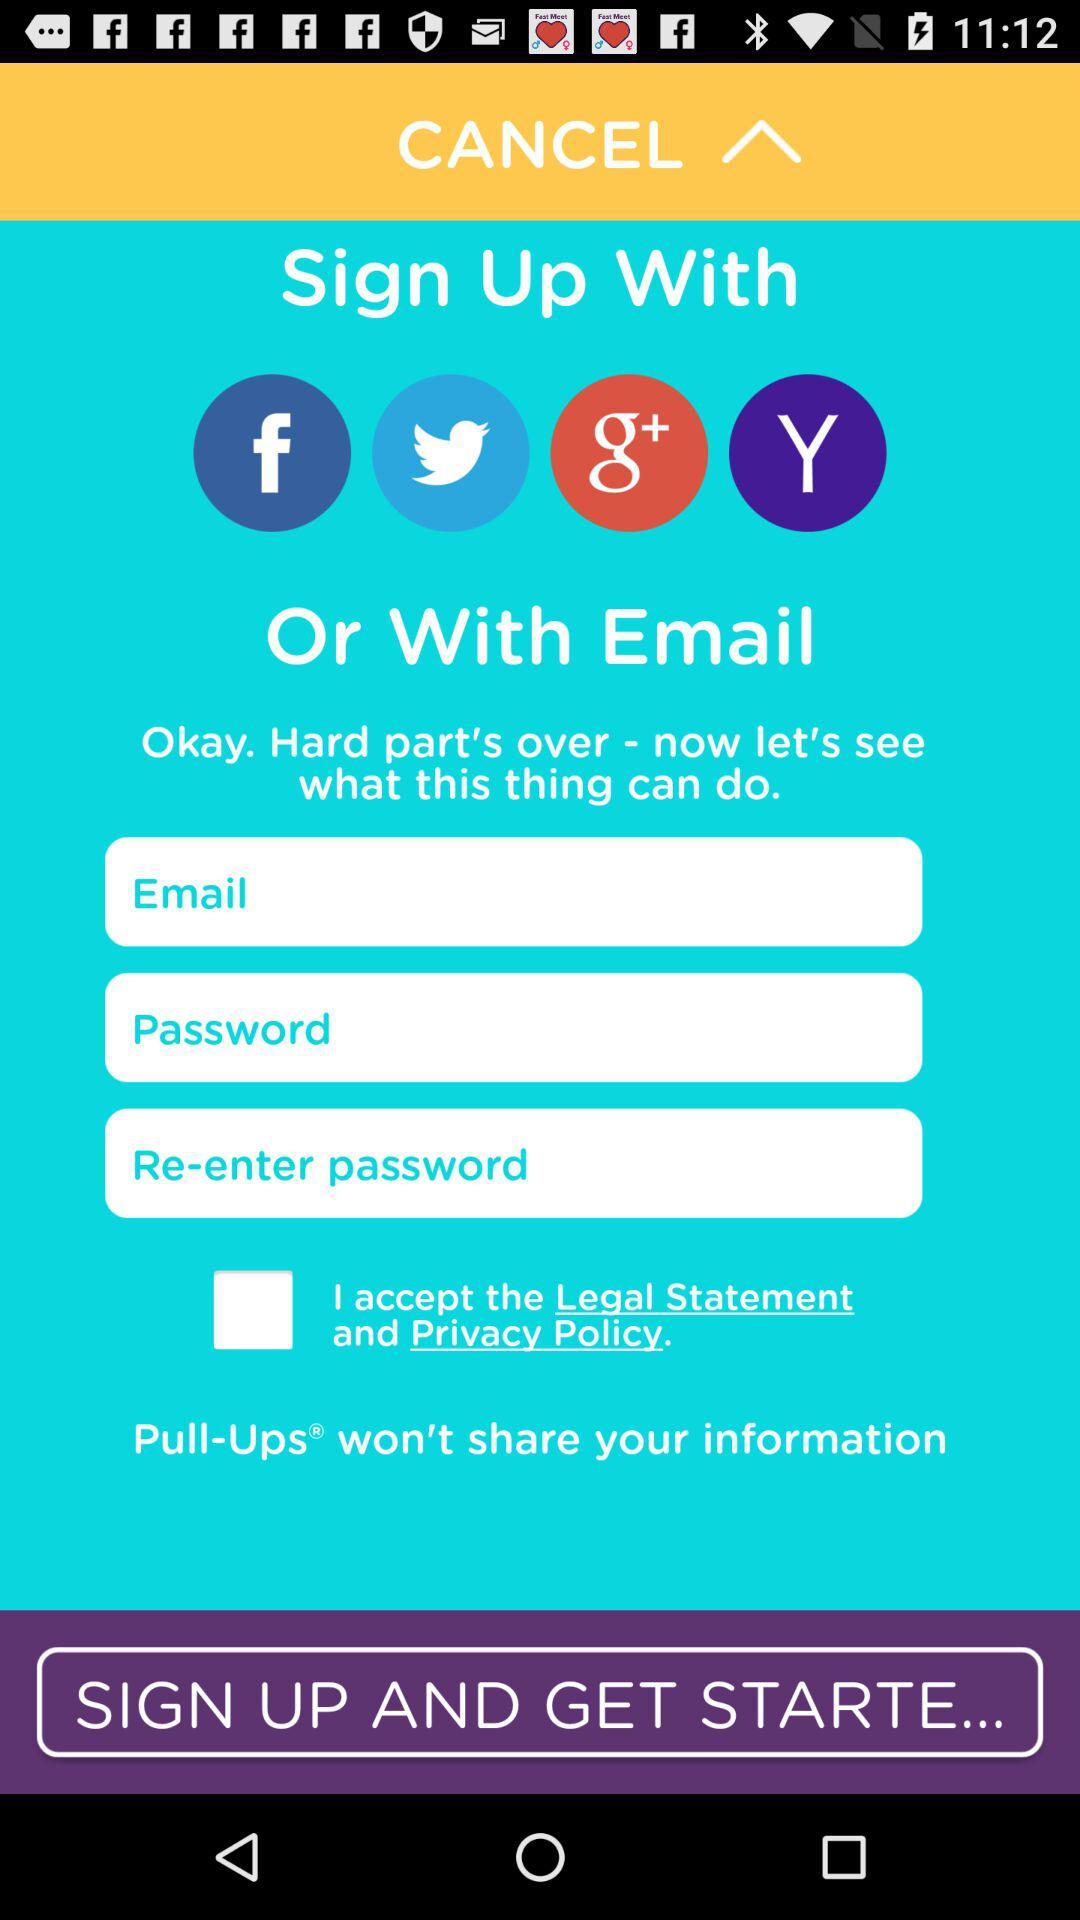  What do you see at coordinates (540, 1701) in the screenshot?
I see `the last button below the page` at bounding box center [540, 1701].